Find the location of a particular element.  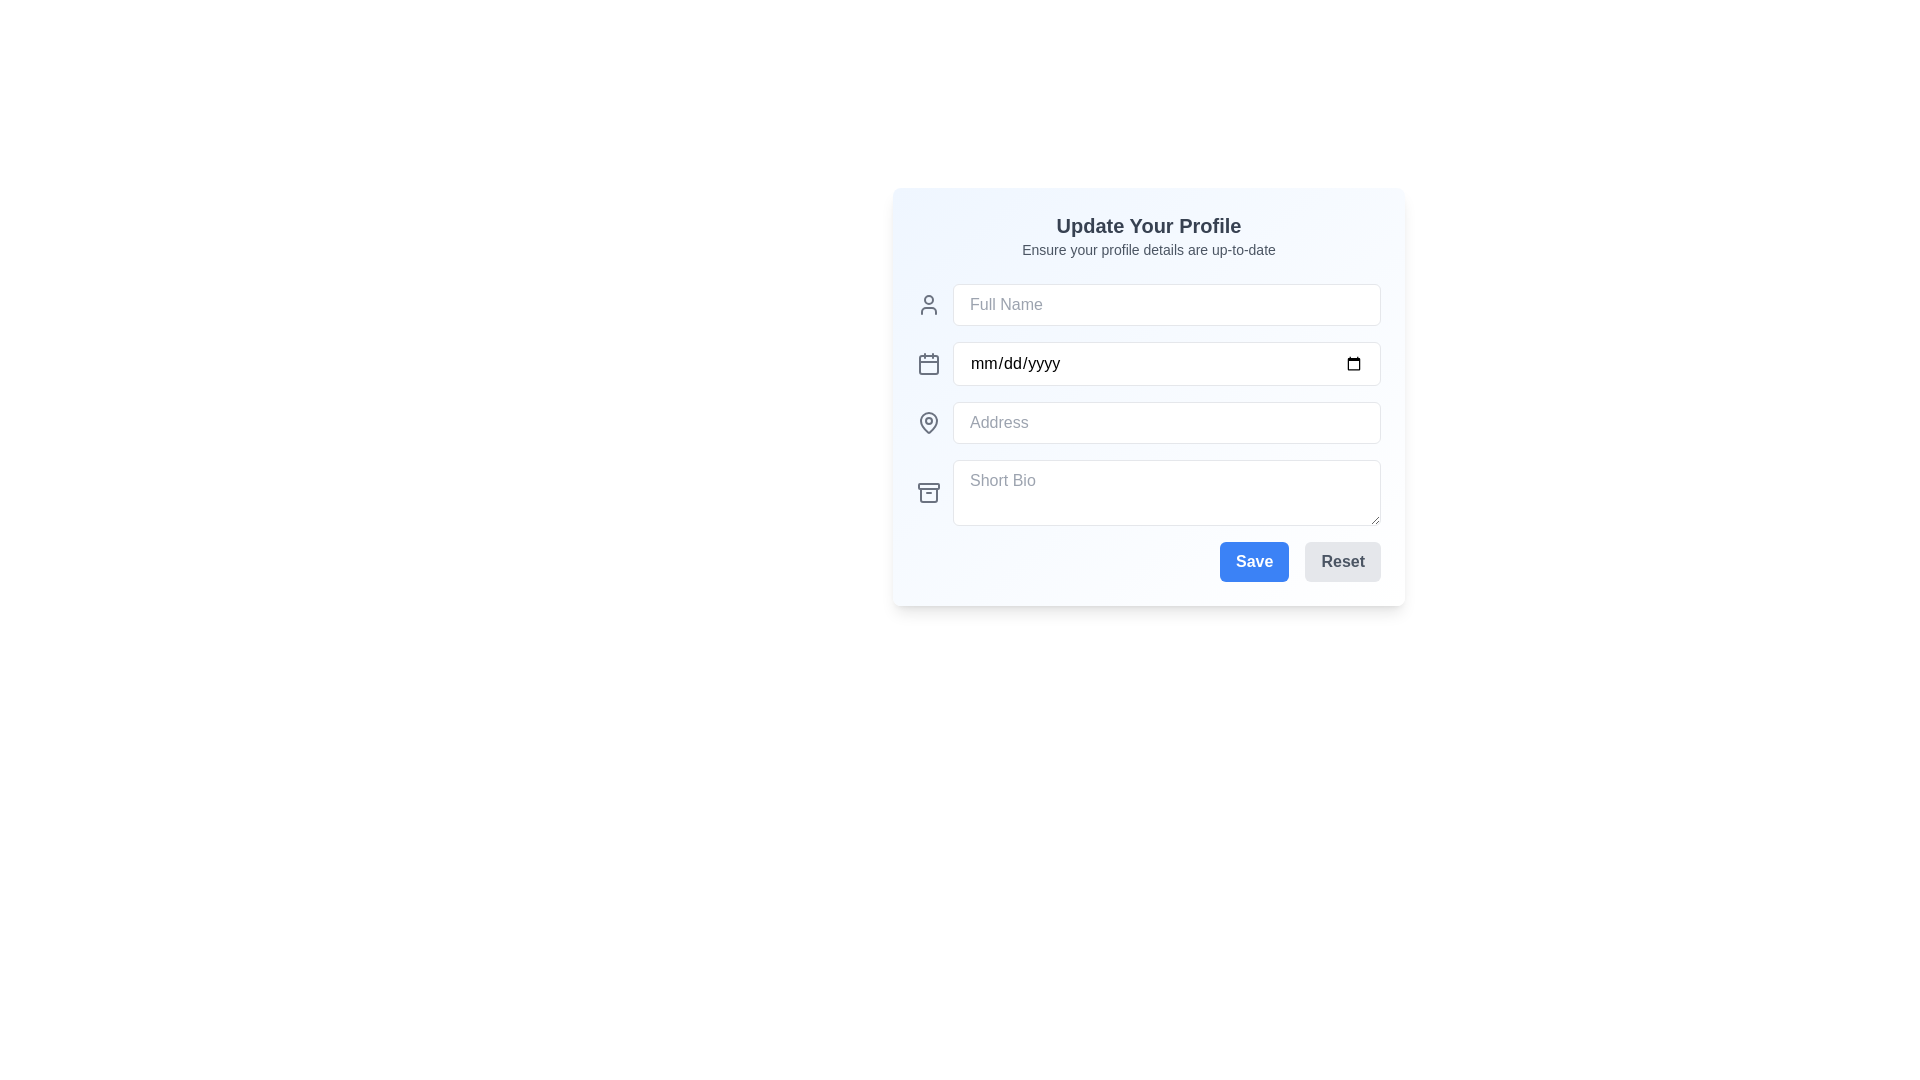

the blue 'Save' button with white bold text located is located at coordinates (1253, 562).